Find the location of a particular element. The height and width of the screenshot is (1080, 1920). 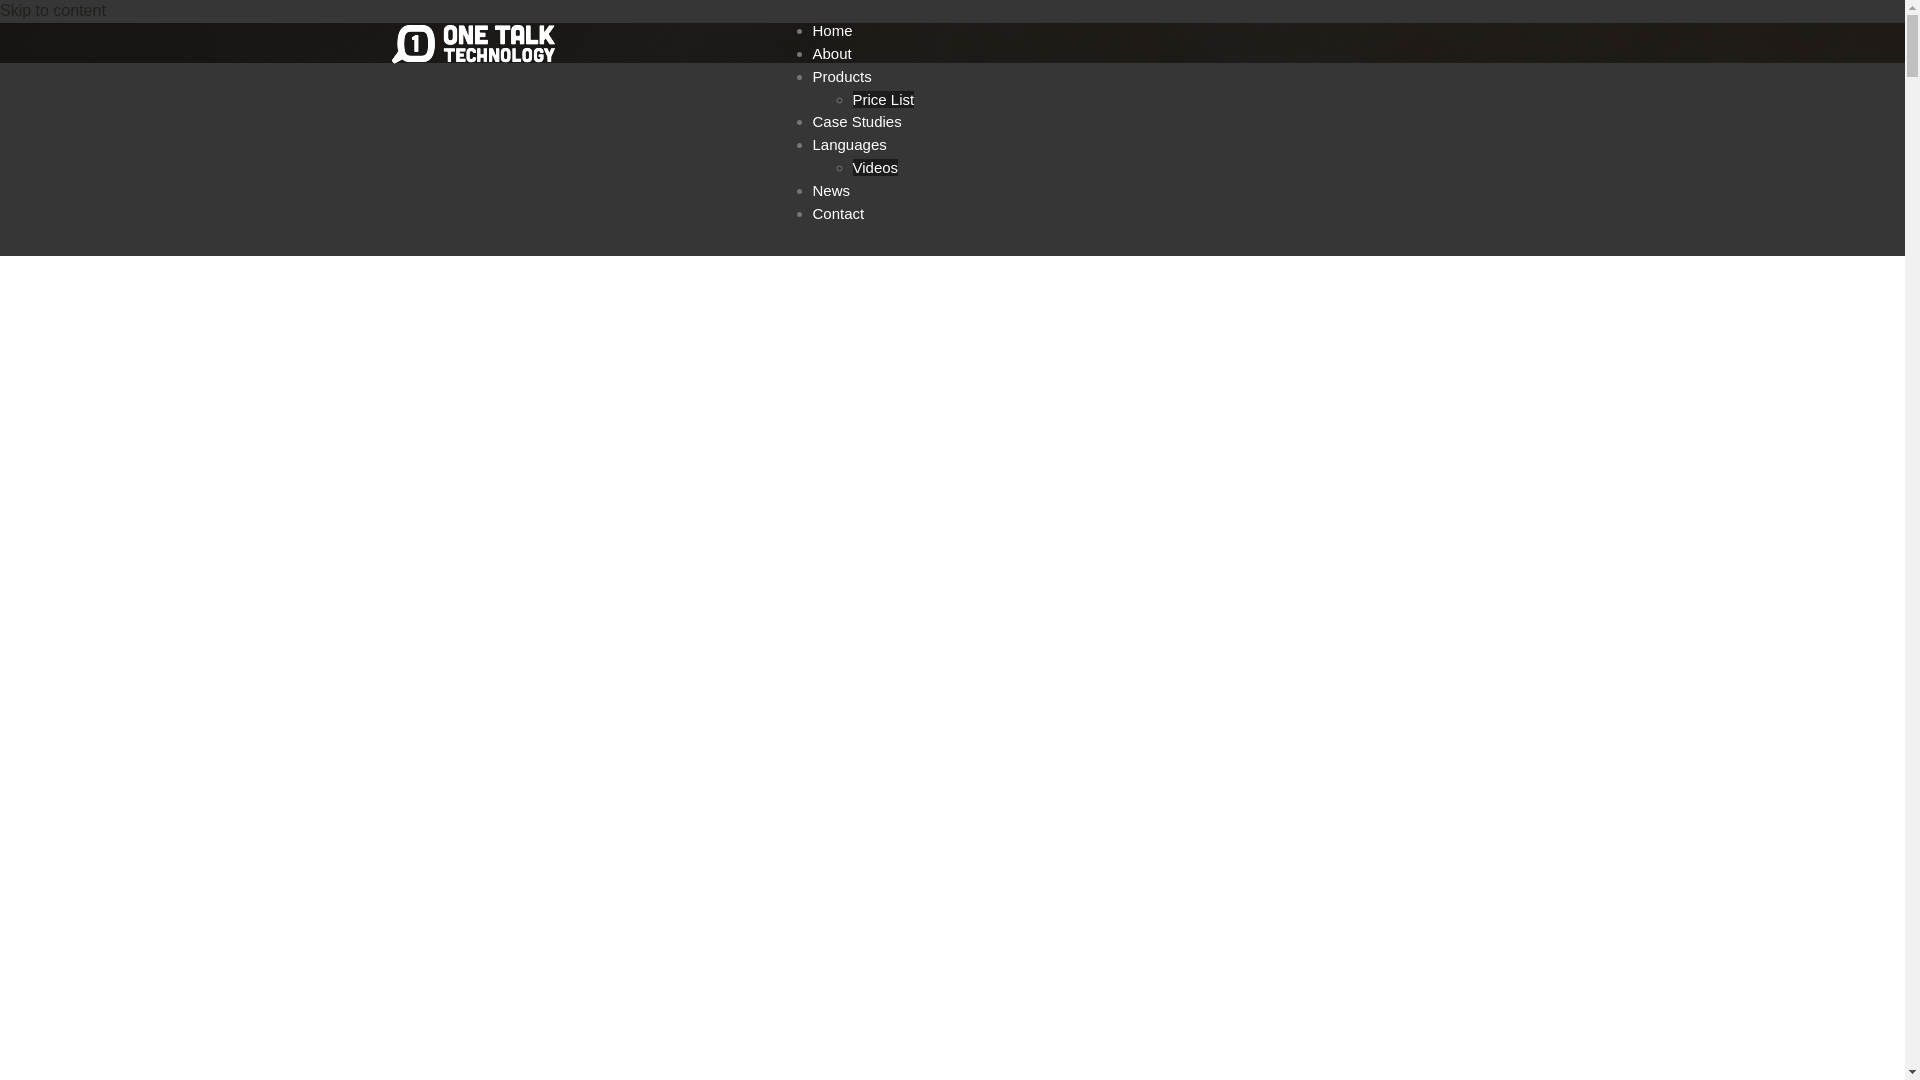

'News' is located at coordinates (811, 190).